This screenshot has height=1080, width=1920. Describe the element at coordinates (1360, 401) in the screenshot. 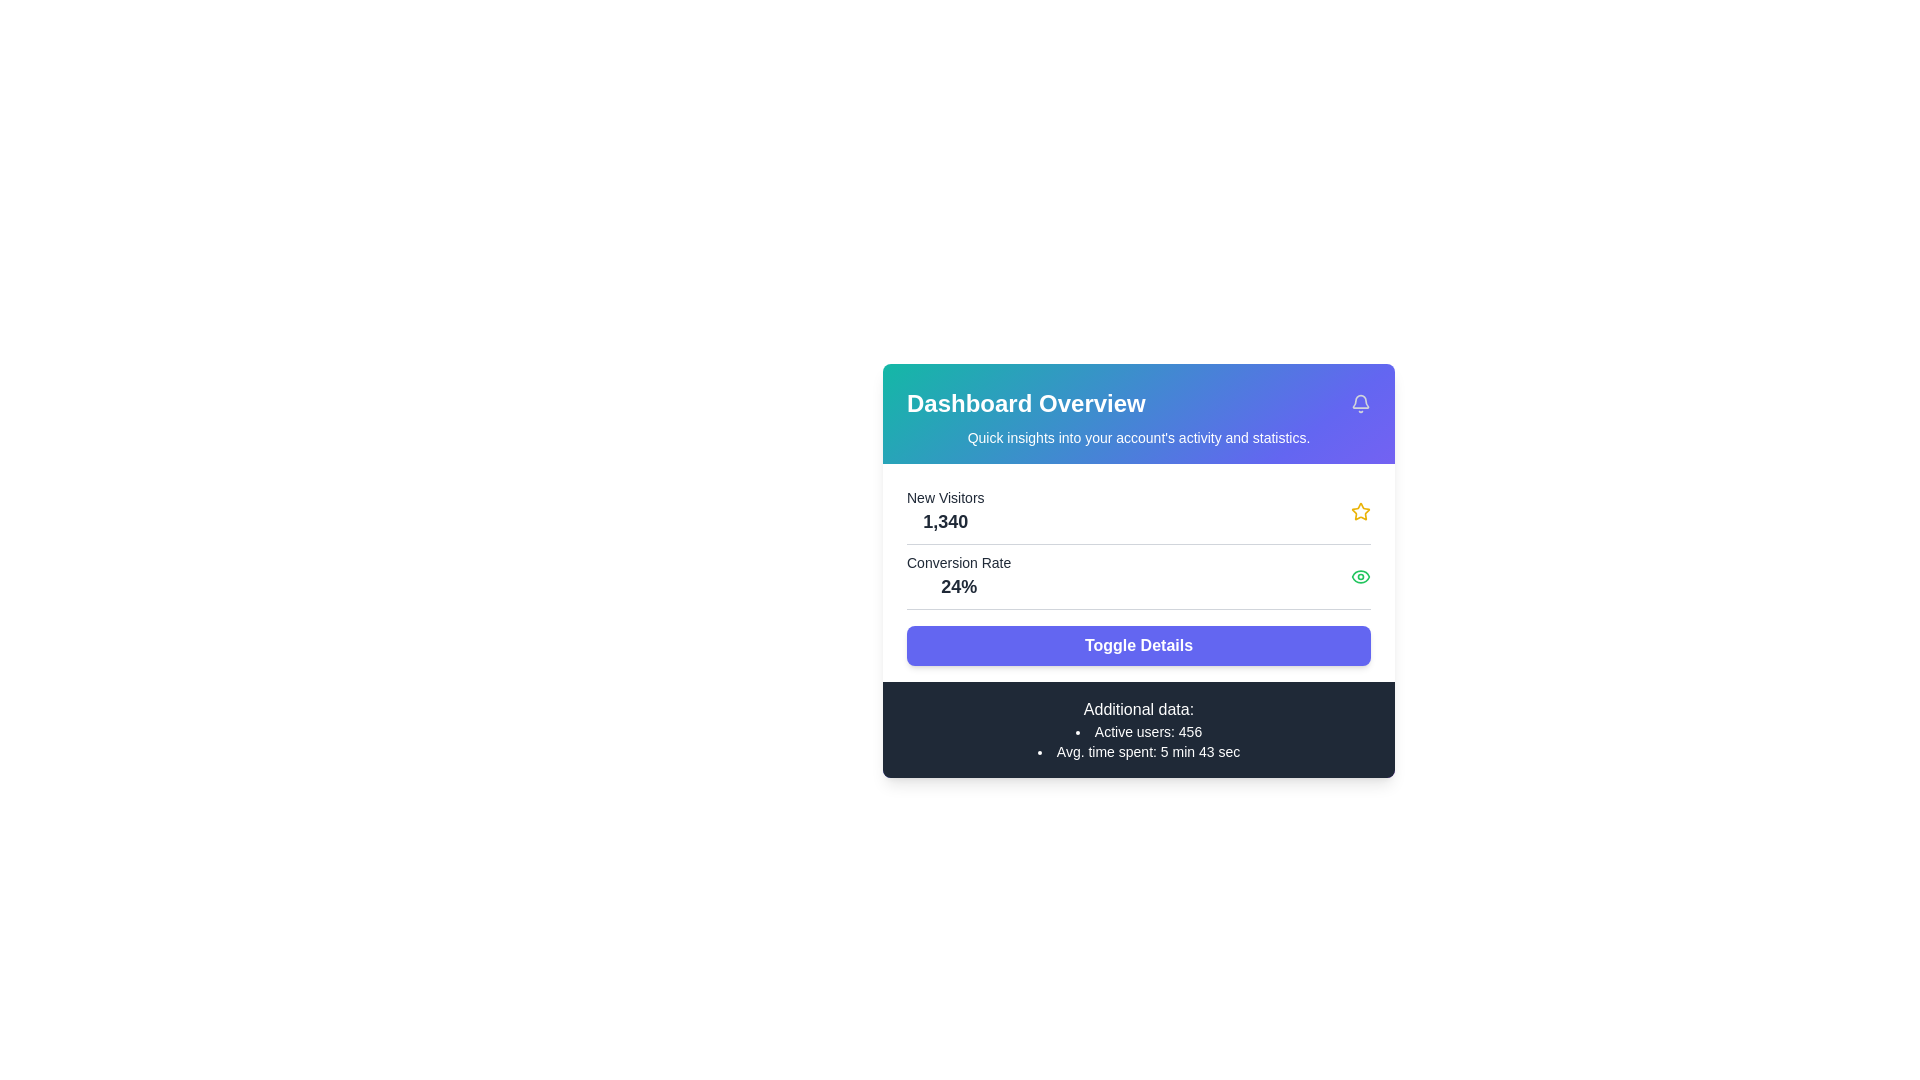

I see `the bell icon located at the top-right corner of the dashboard card layout, next to the title 'Dashboard Overview'` at that location.